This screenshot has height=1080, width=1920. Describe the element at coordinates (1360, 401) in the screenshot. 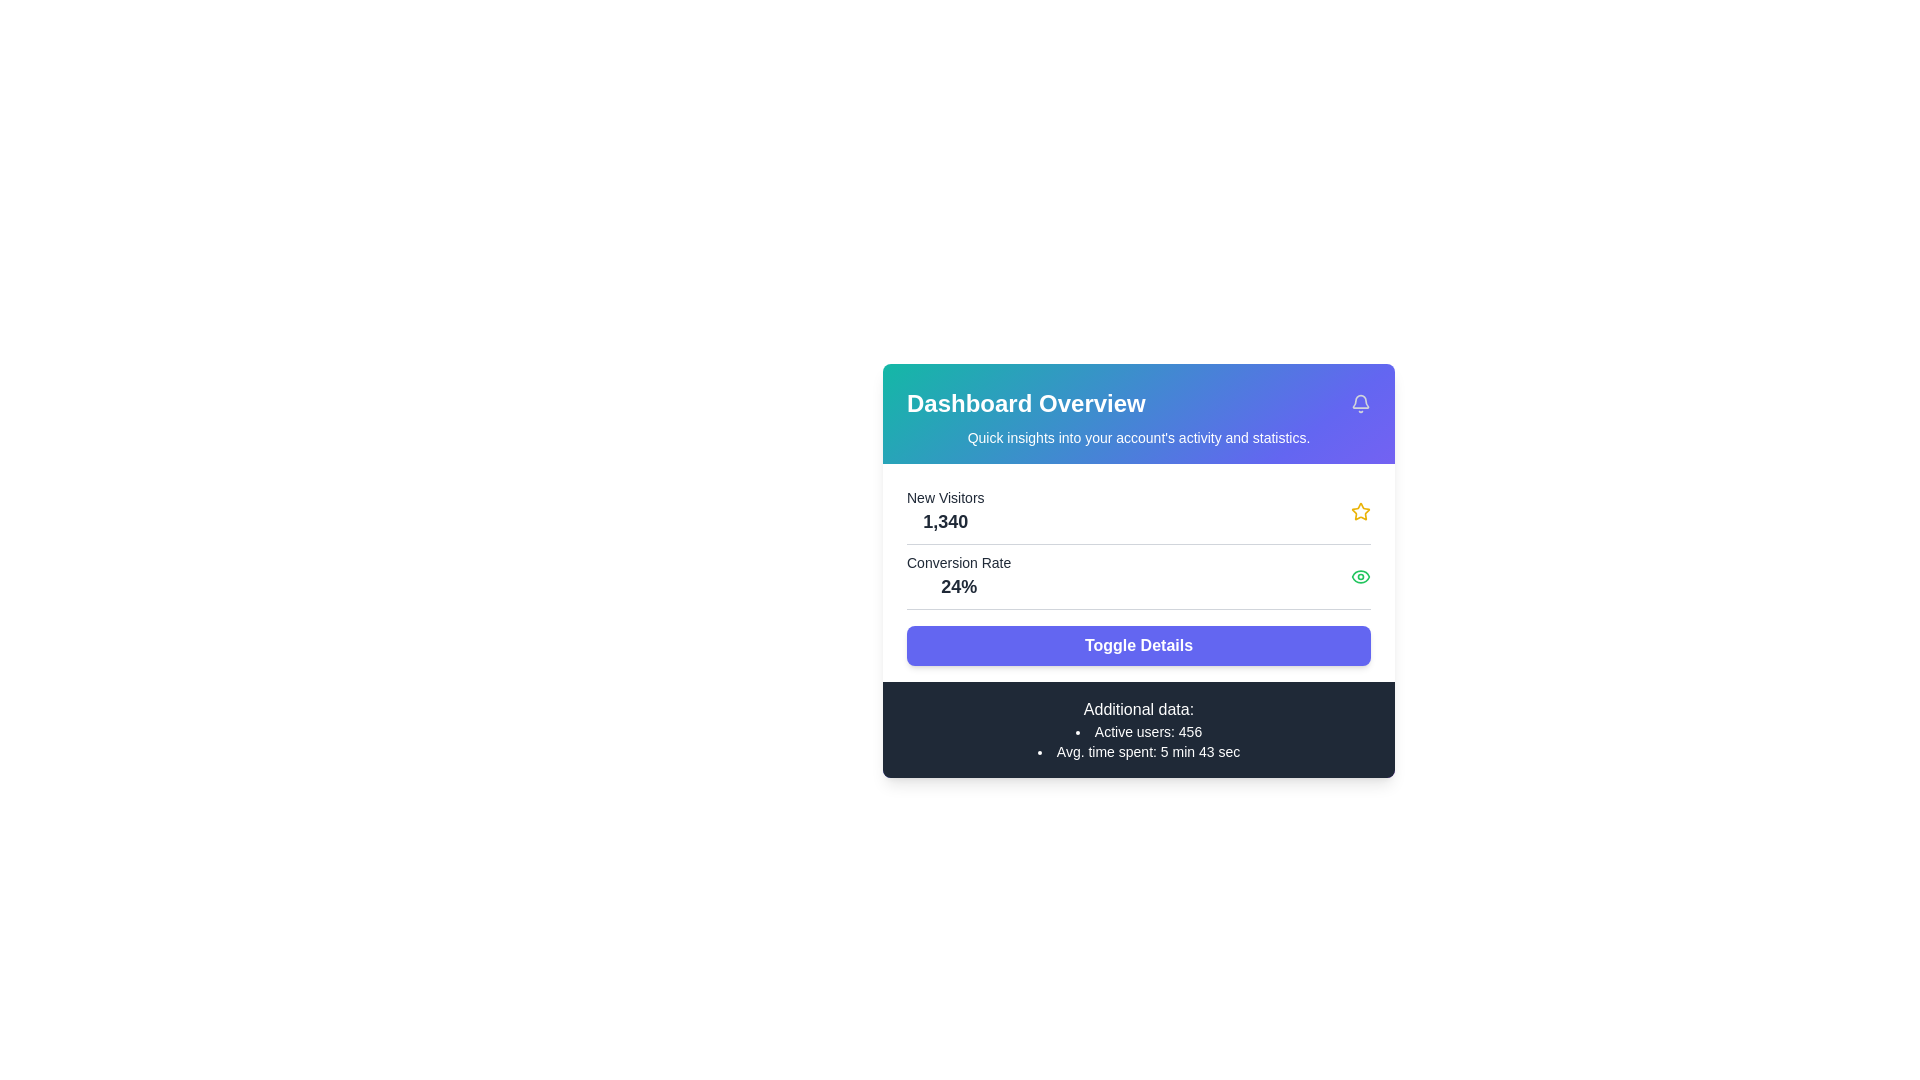

I see `the bell icon located at the top-right corner of the dashboard card layout, next to the title 'Dashboard Overview'` at that location.